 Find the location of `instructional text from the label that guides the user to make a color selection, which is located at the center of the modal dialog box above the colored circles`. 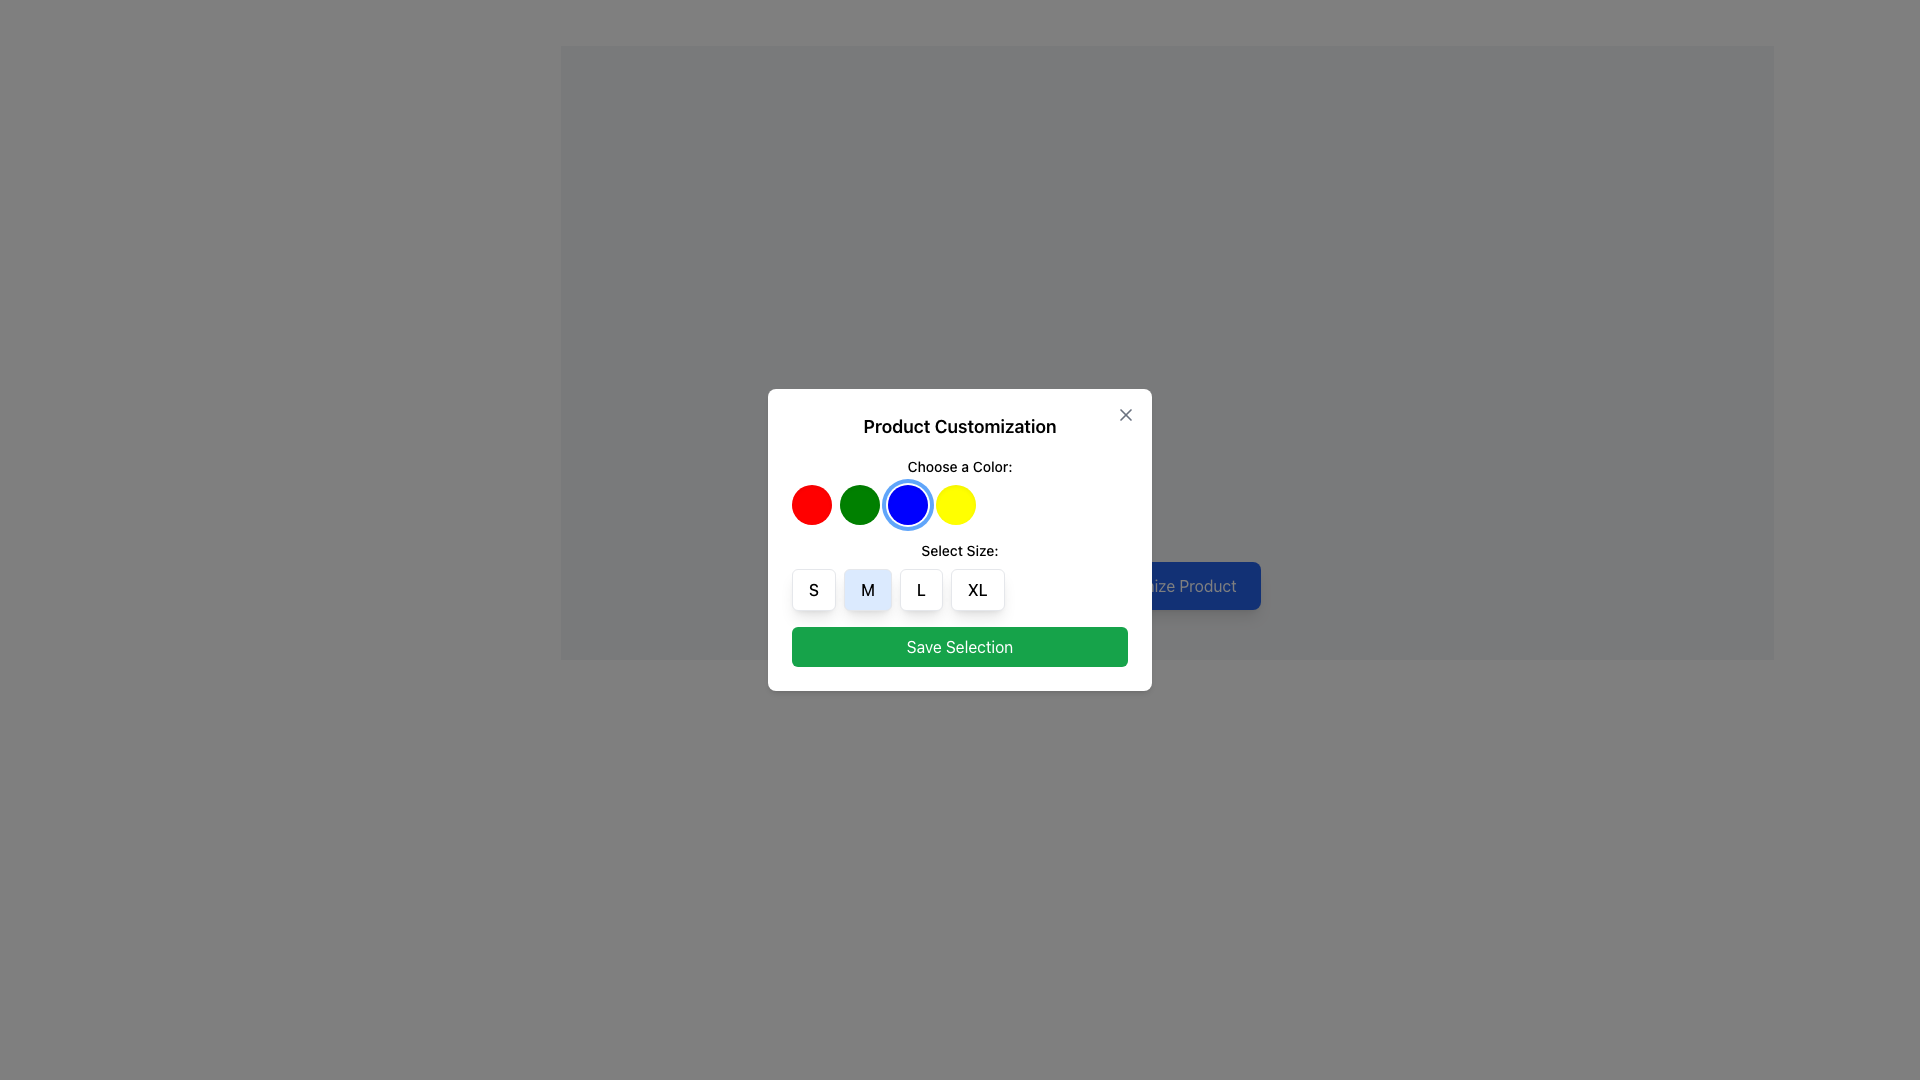

instructional text from the label that guides the user to make a color selection, which is located at the center of the modal dialog box above the colored circles is located at coordinates (960, 466).